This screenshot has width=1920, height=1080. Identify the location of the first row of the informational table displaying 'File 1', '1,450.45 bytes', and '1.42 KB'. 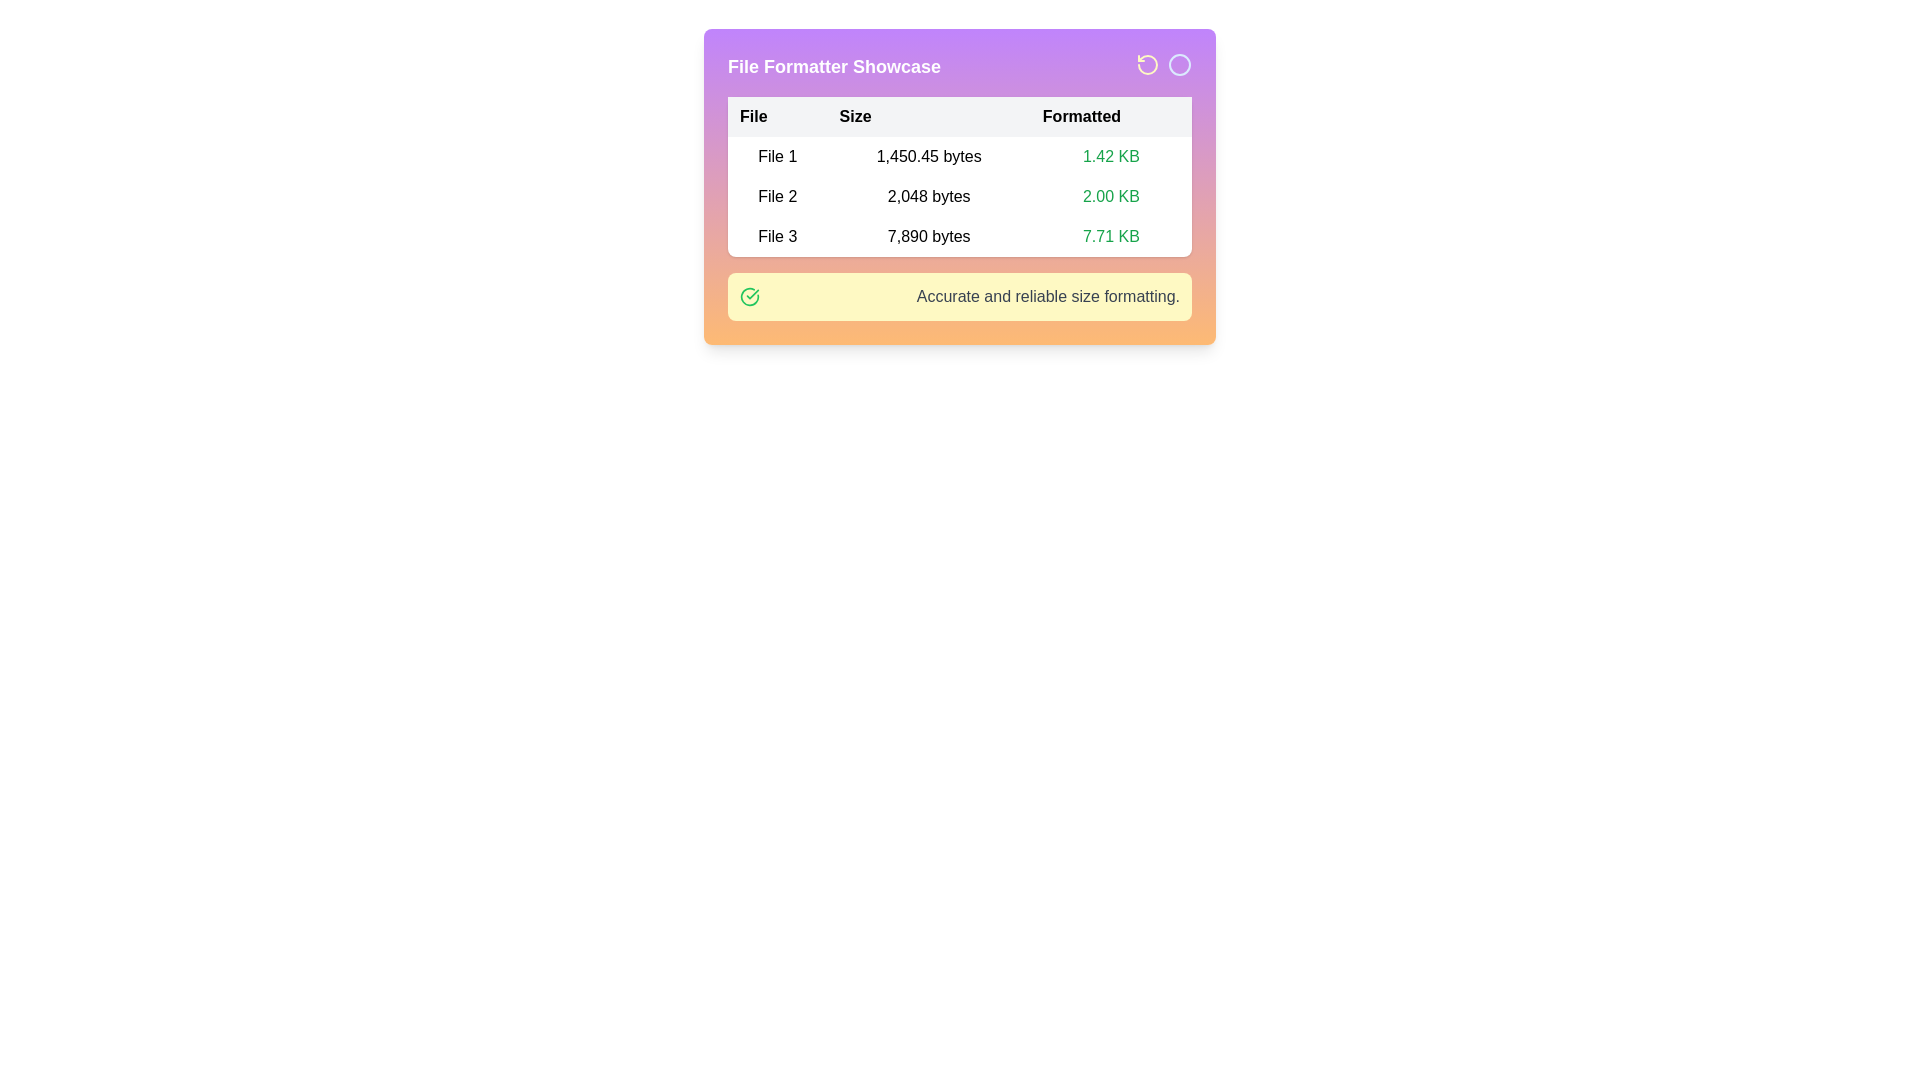
(960, 156).